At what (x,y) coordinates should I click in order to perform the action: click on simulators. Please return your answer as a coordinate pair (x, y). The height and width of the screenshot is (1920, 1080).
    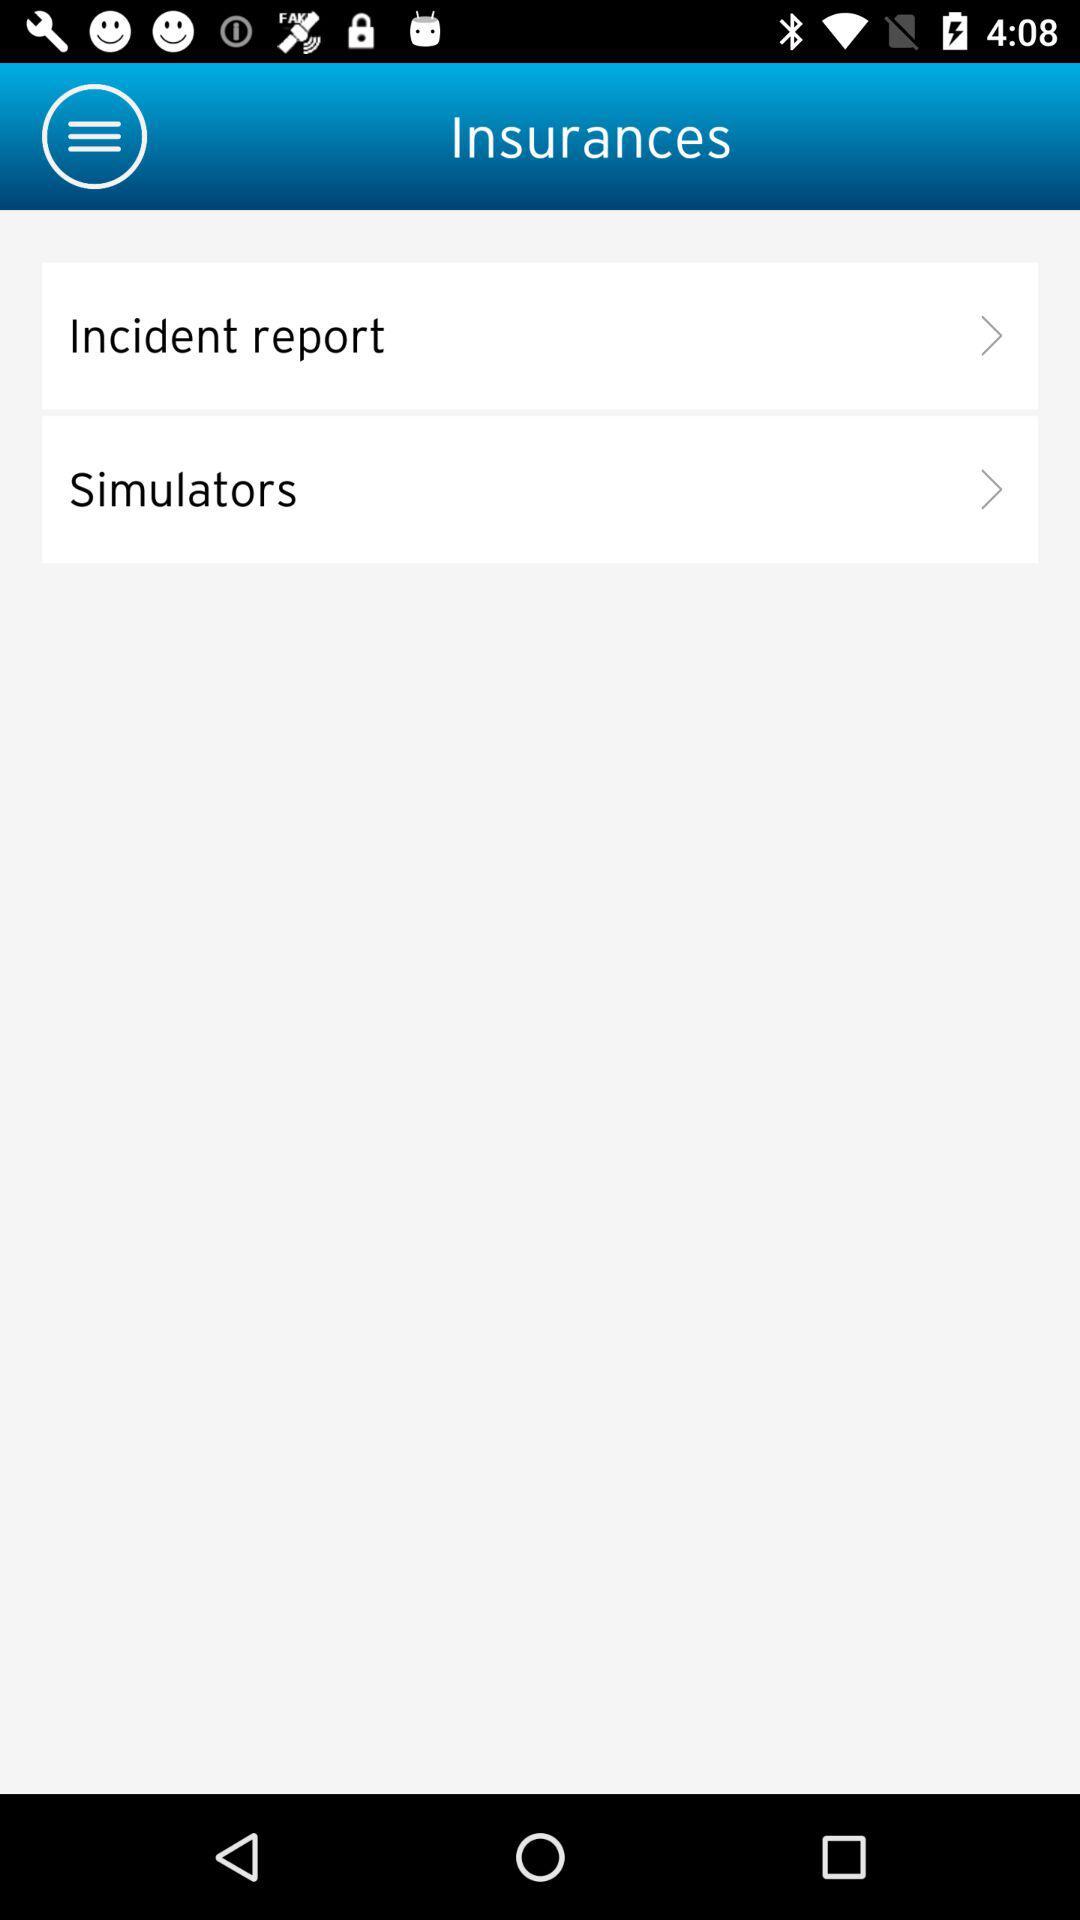
    Looking at the image, I should click on (540, 489).